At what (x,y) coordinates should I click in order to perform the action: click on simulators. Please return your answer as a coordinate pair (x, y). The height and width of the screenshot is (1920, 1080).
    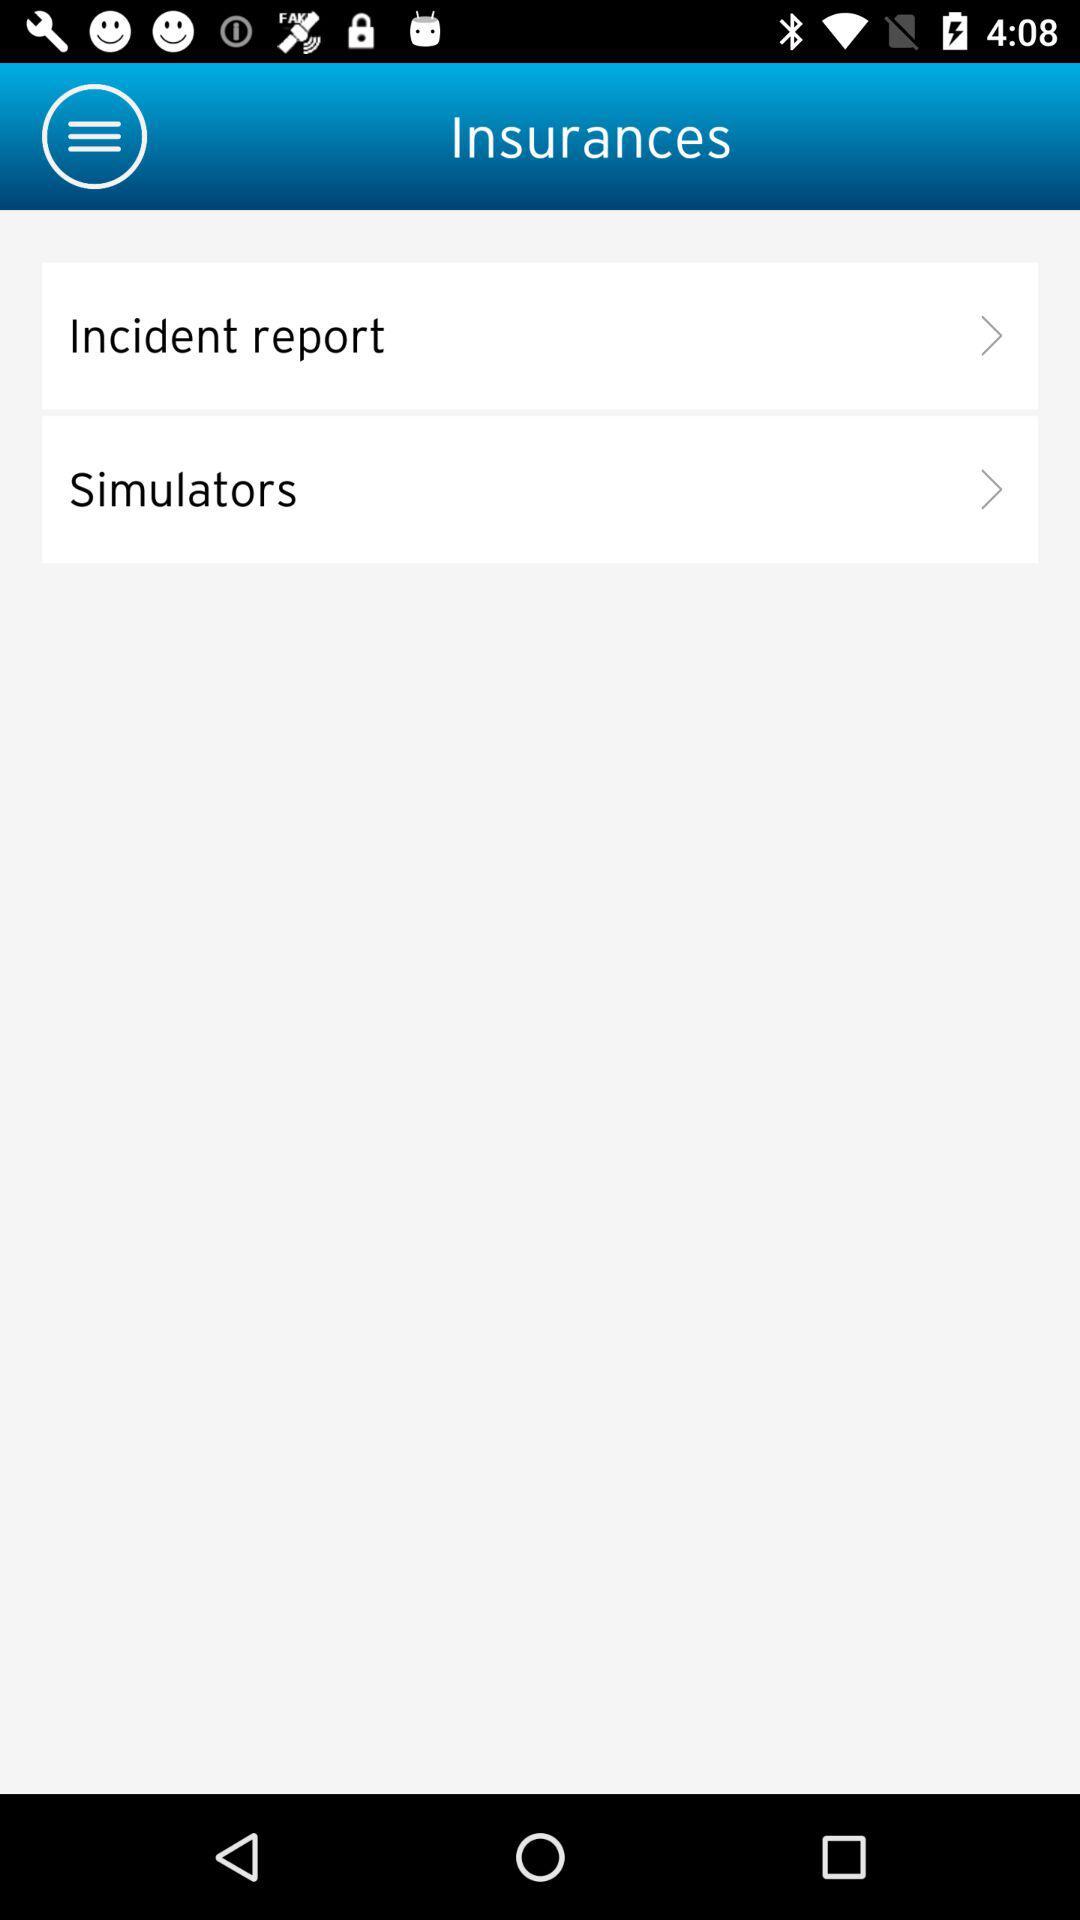
    Looking at the image, I should click on (540, 489).